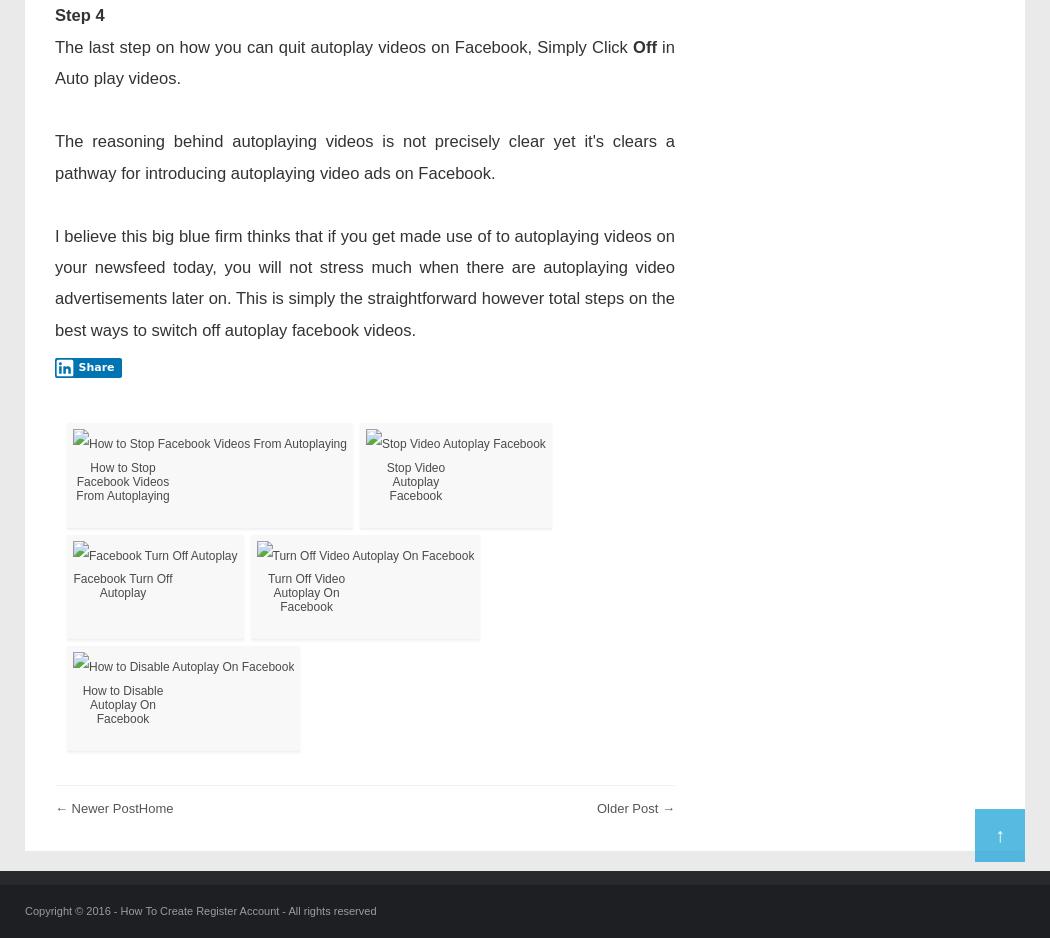  Describe the element at coordinates (342, 45) in the screenshot. I see `'The last step on how you can quit autoplay videos on Facebook, Simply Click'` at that location.